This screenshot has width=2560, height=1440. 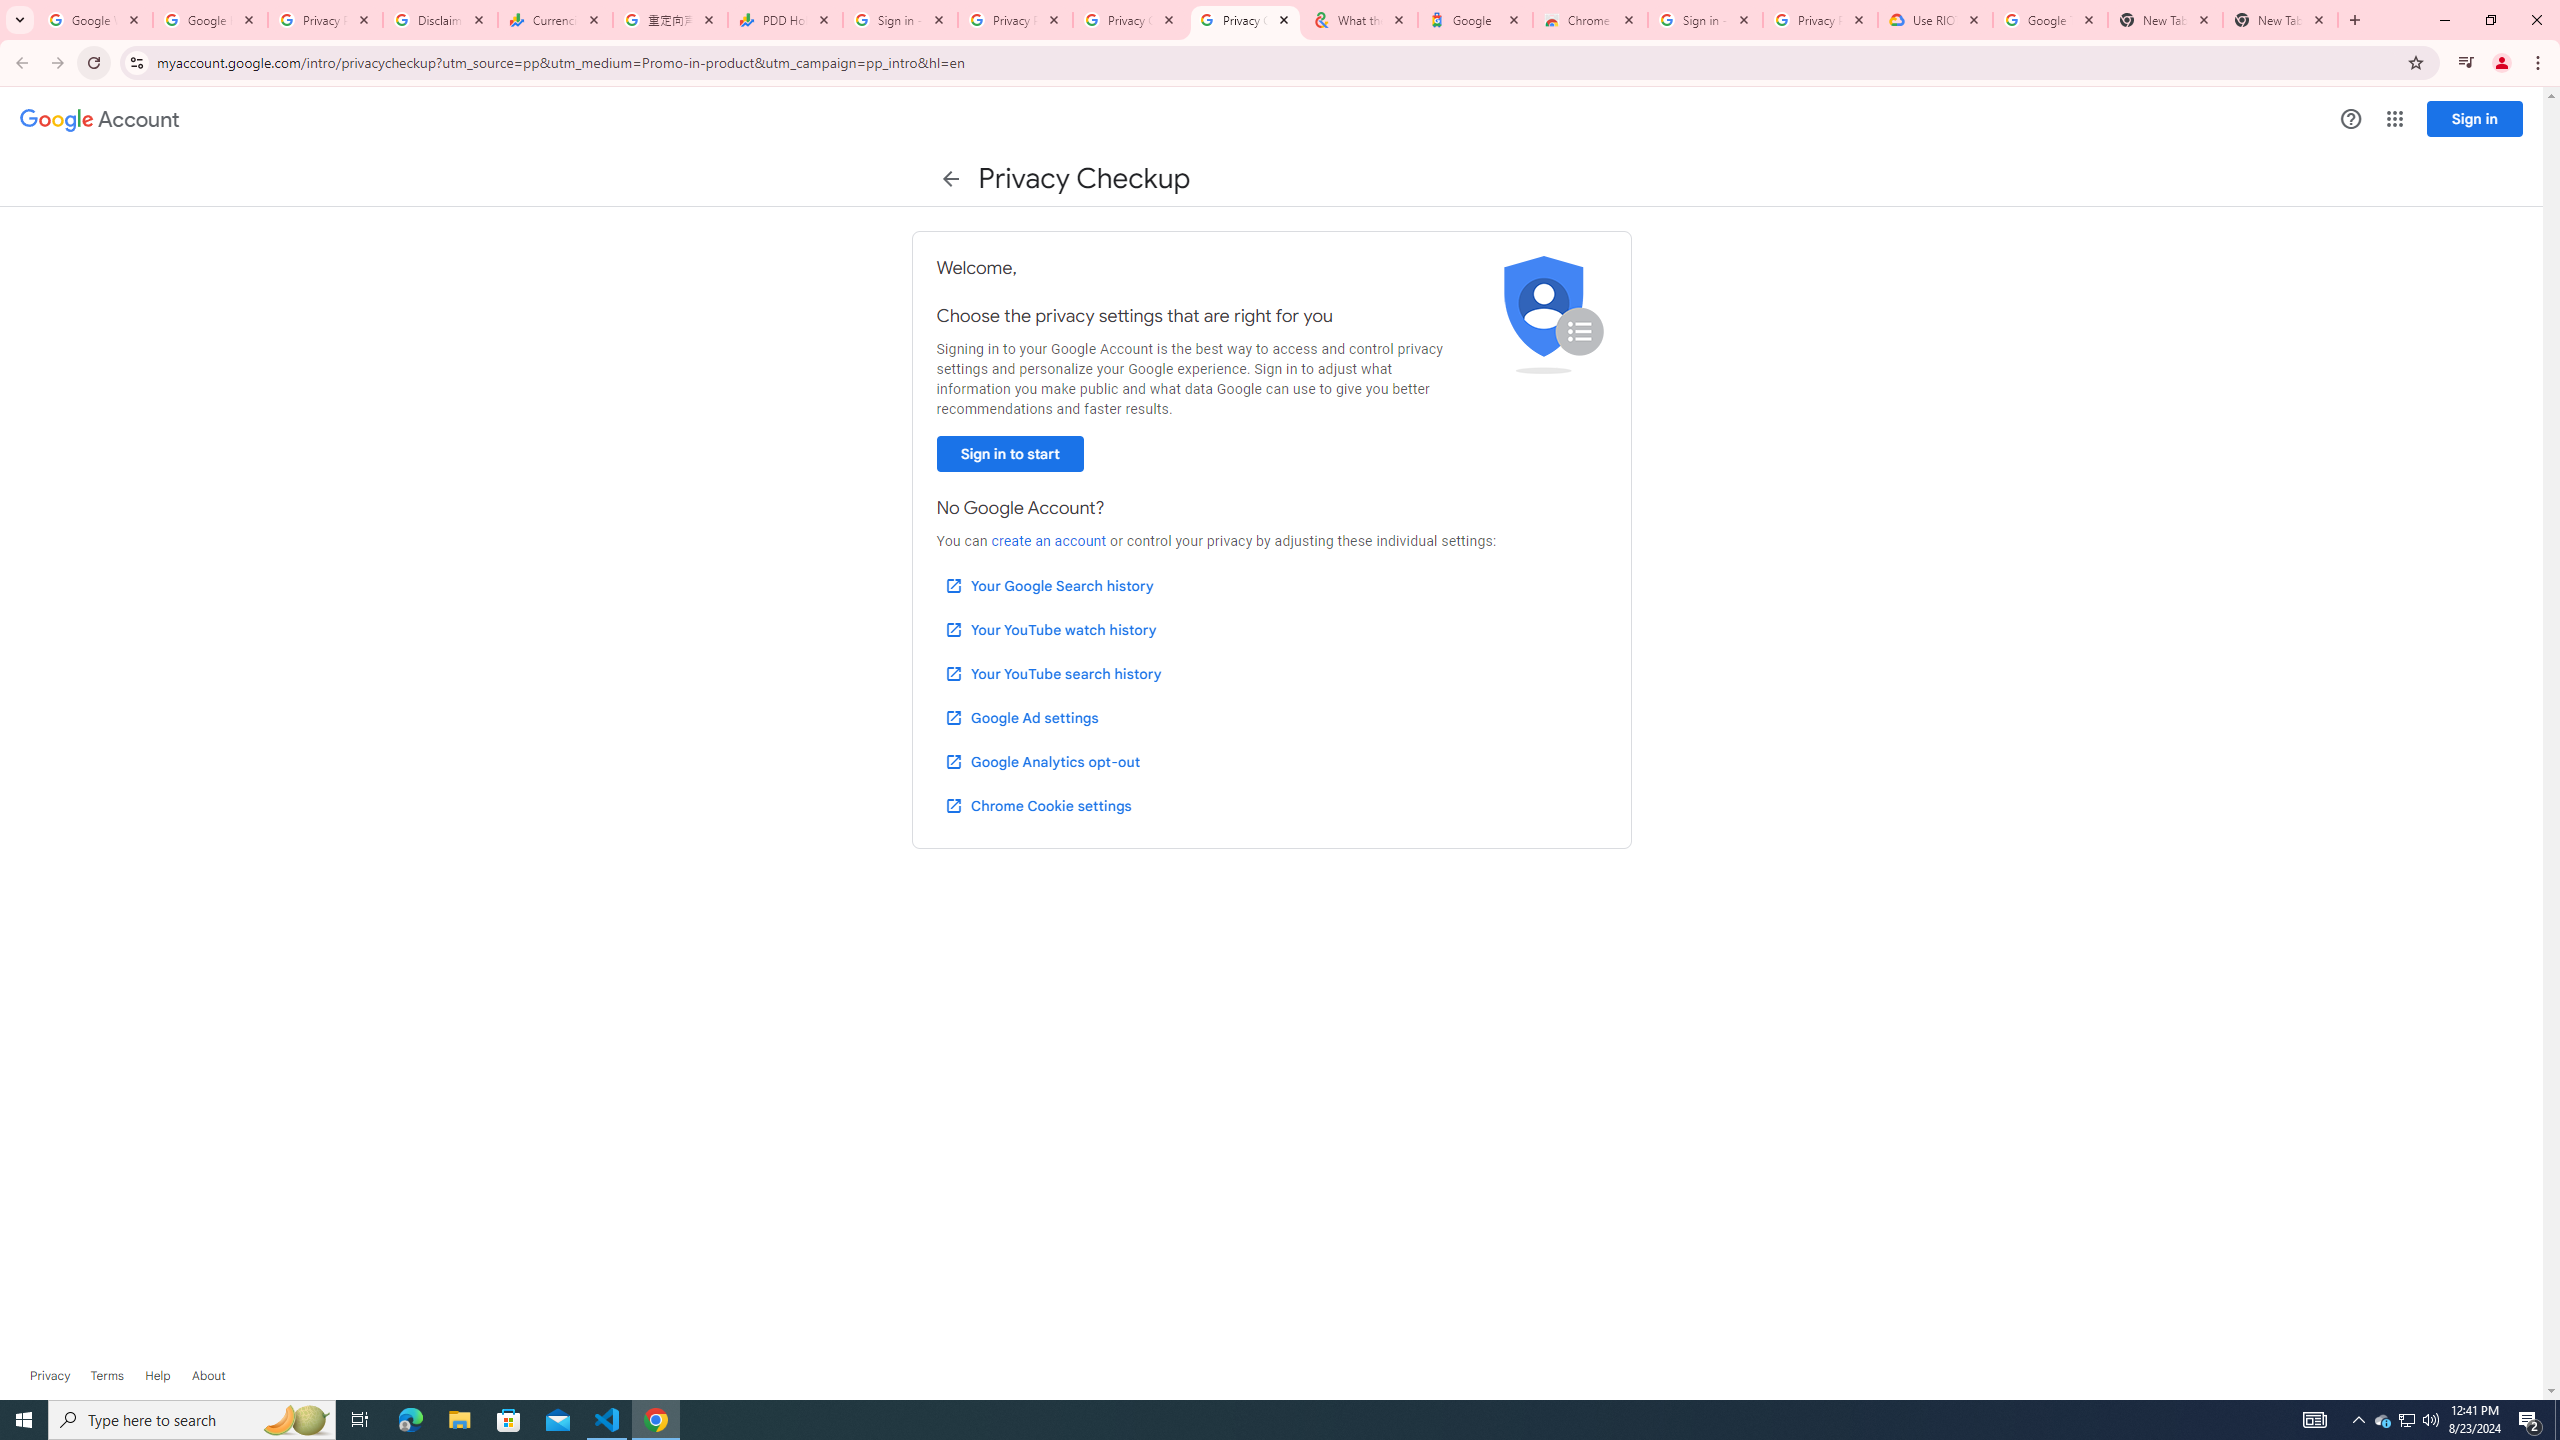 What do you see at coordinates (1049, 629) in the screenshot?
I see `'Your YouTube watch history'` at bounding box center [1049, 629].